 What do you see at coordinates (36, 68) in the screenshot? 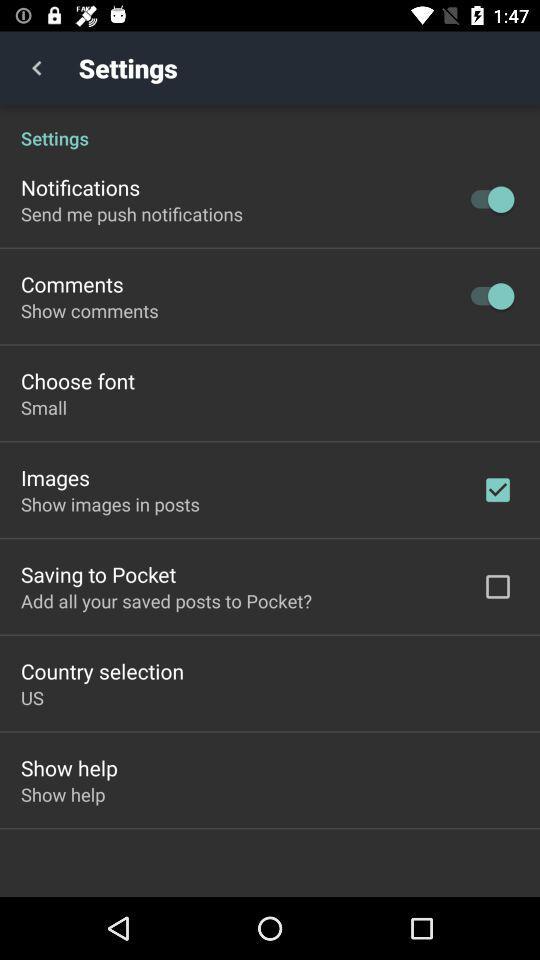
I see `item above the settings item` at bounding box center [36, 68].